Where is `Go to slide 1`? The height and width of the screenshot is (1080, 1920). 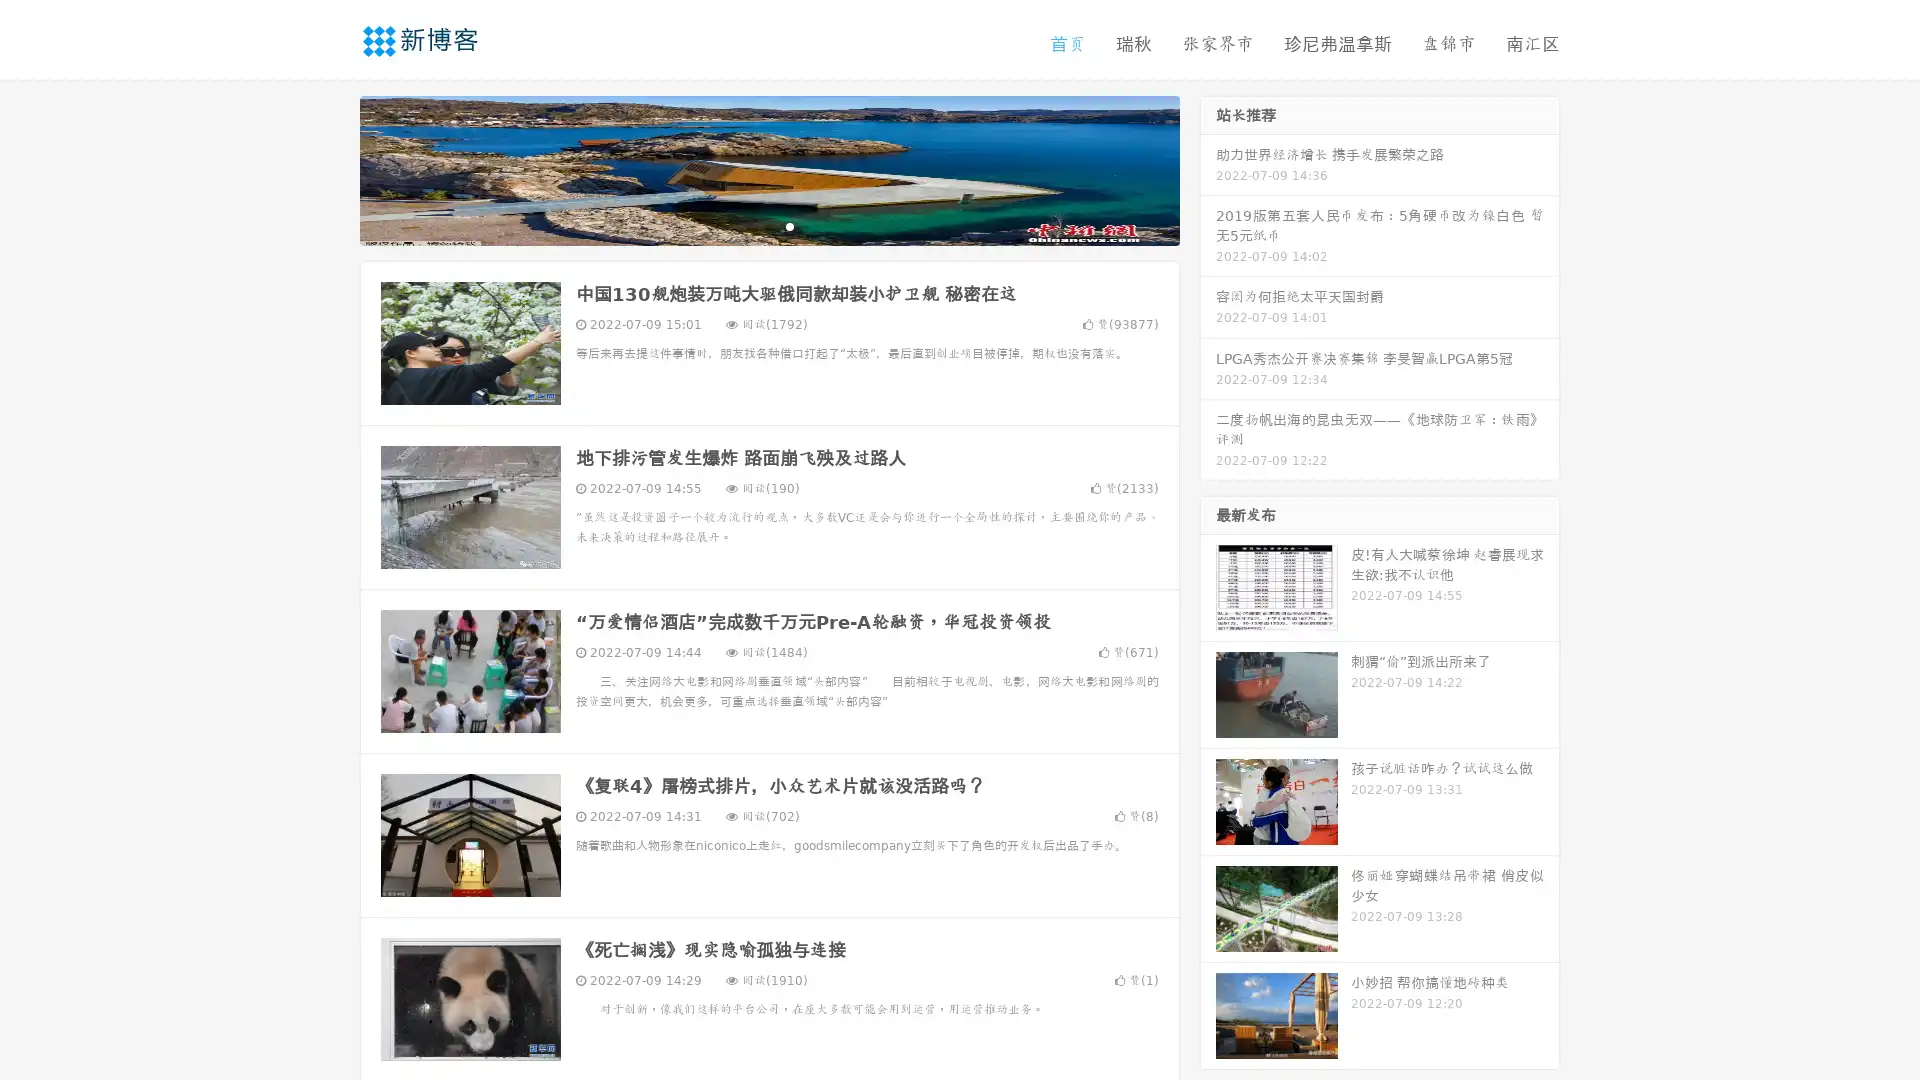 Go to slide 1 is located at coordinates (748, 225).